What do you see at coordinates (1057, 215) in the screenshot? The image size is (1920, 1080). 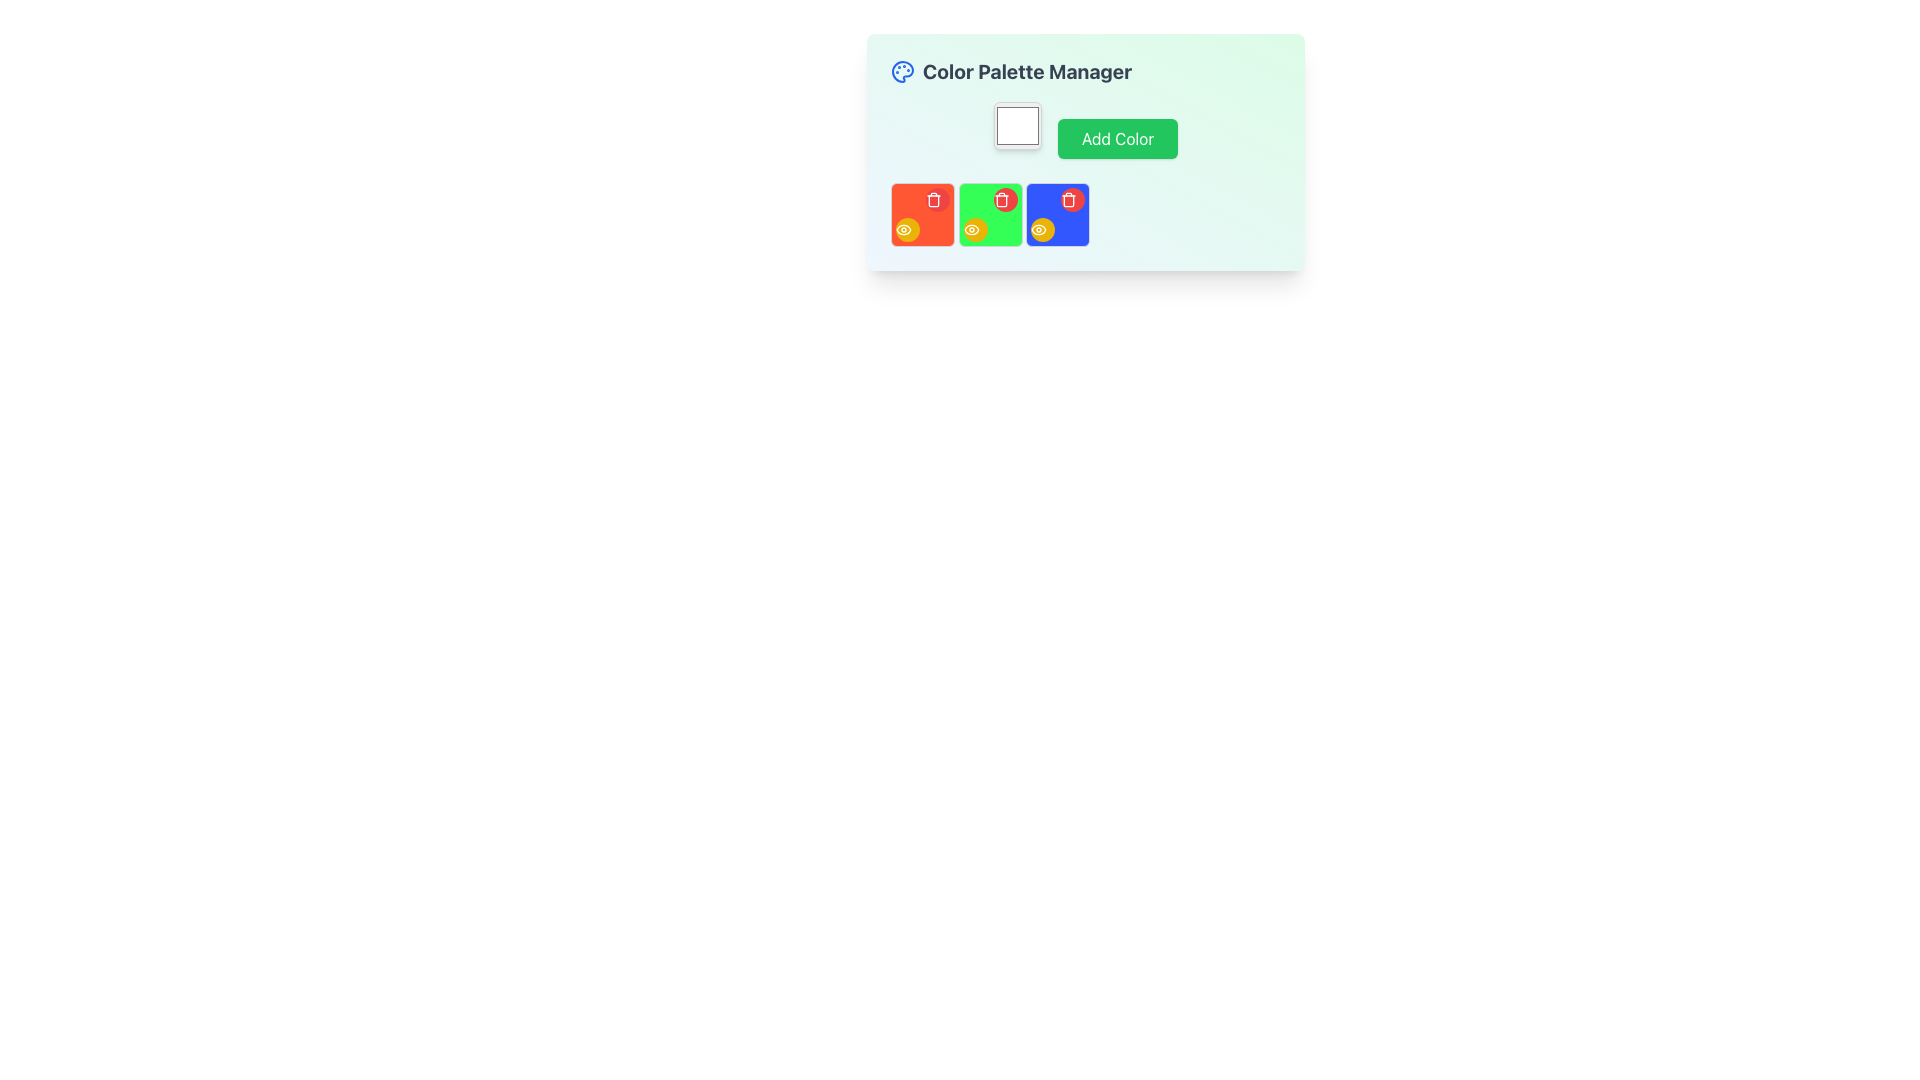 I see `the Interactive panel with a blue background and accessory buttons, featuring a red trash bin icon and a yellow eye icon, located at the bottom of the 'Color Palette Manager' interface` at bounding box center [1057, 215].